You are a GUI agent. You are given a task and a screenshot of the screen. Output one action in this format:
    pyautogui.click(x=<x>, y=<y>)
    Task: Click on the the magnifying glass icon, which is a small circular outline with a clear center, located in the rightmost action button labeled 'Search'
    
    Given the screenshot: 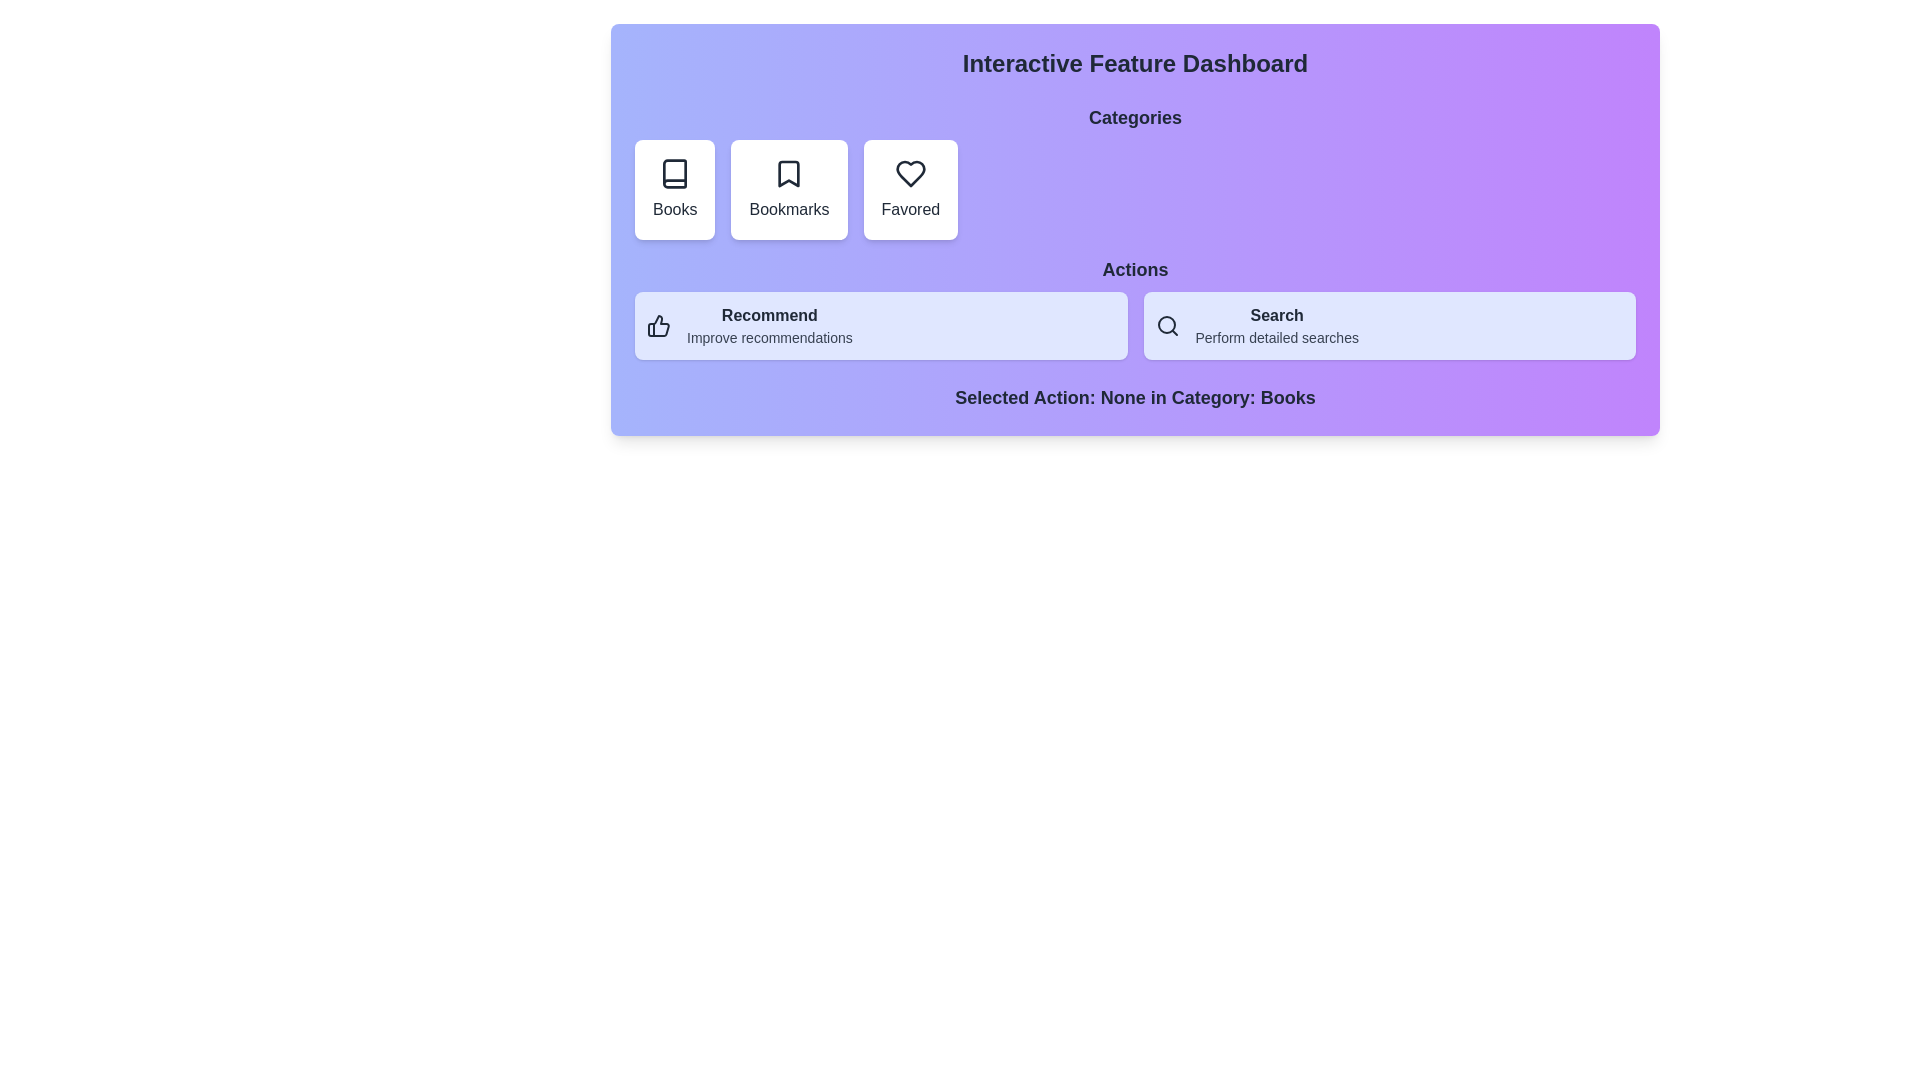 What is the action you would take?
    pyautogui.click(x=1166, y=323)
    